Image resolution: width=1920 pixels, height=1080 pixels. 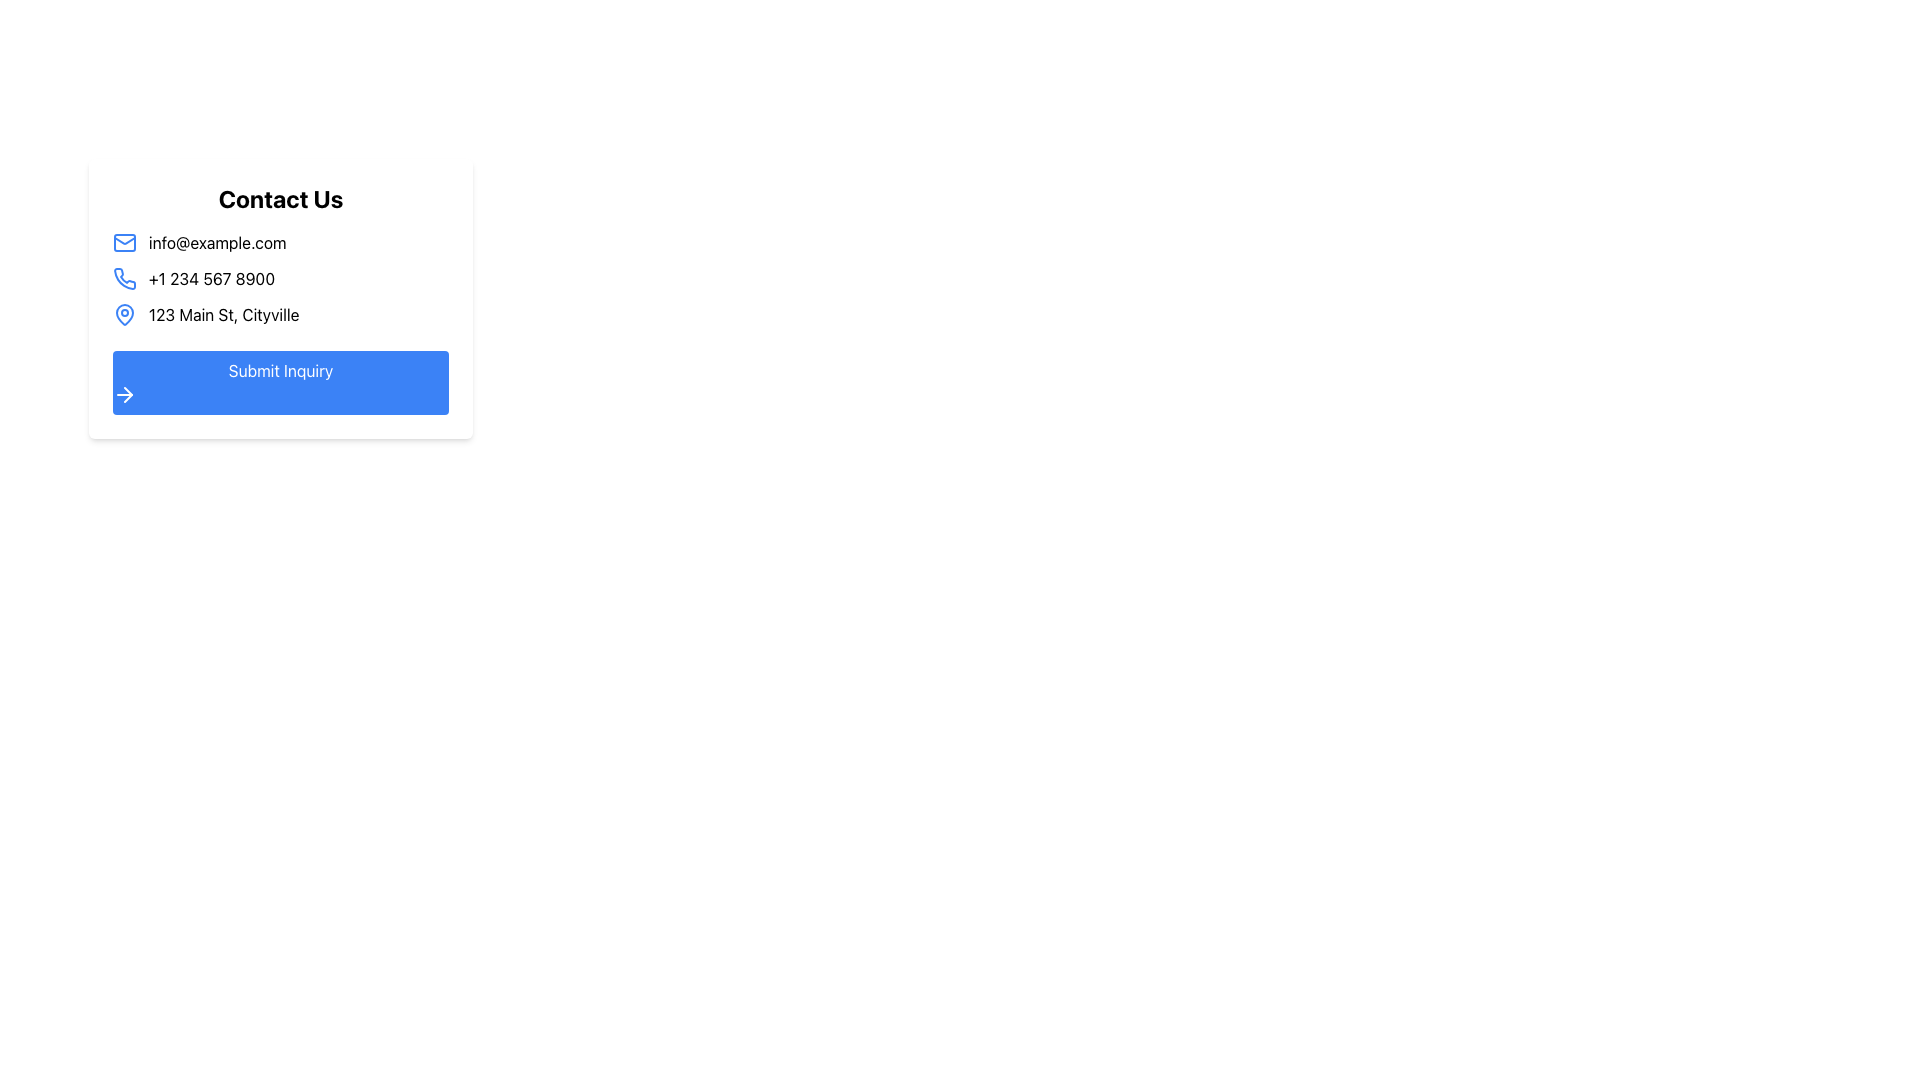 I want to click on the static text displaying '123 Main St, Cityville' located in the 'Contact Us' panel, below the phone information and adjacent to a blue map pin icon, so click(x=224, y=315).